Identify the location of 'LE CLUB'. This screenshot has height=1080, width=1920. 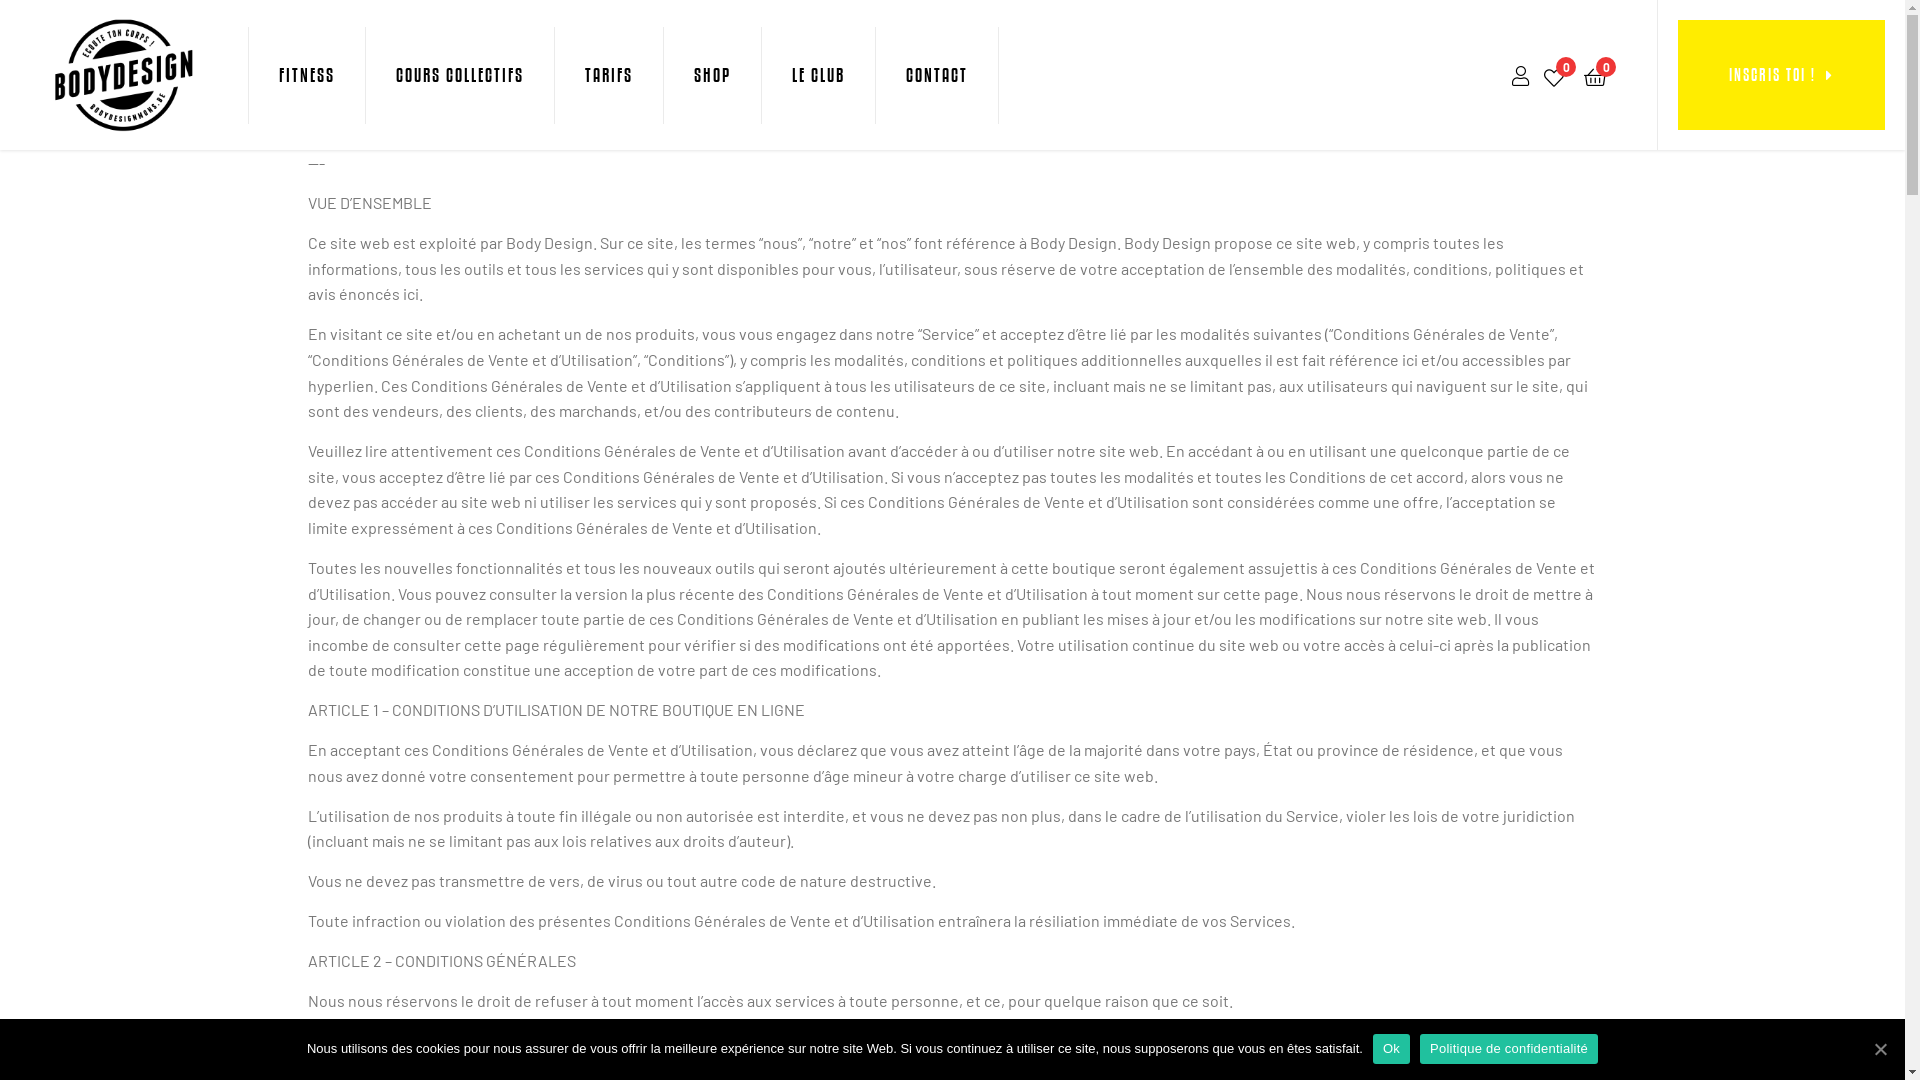
(818, 74).